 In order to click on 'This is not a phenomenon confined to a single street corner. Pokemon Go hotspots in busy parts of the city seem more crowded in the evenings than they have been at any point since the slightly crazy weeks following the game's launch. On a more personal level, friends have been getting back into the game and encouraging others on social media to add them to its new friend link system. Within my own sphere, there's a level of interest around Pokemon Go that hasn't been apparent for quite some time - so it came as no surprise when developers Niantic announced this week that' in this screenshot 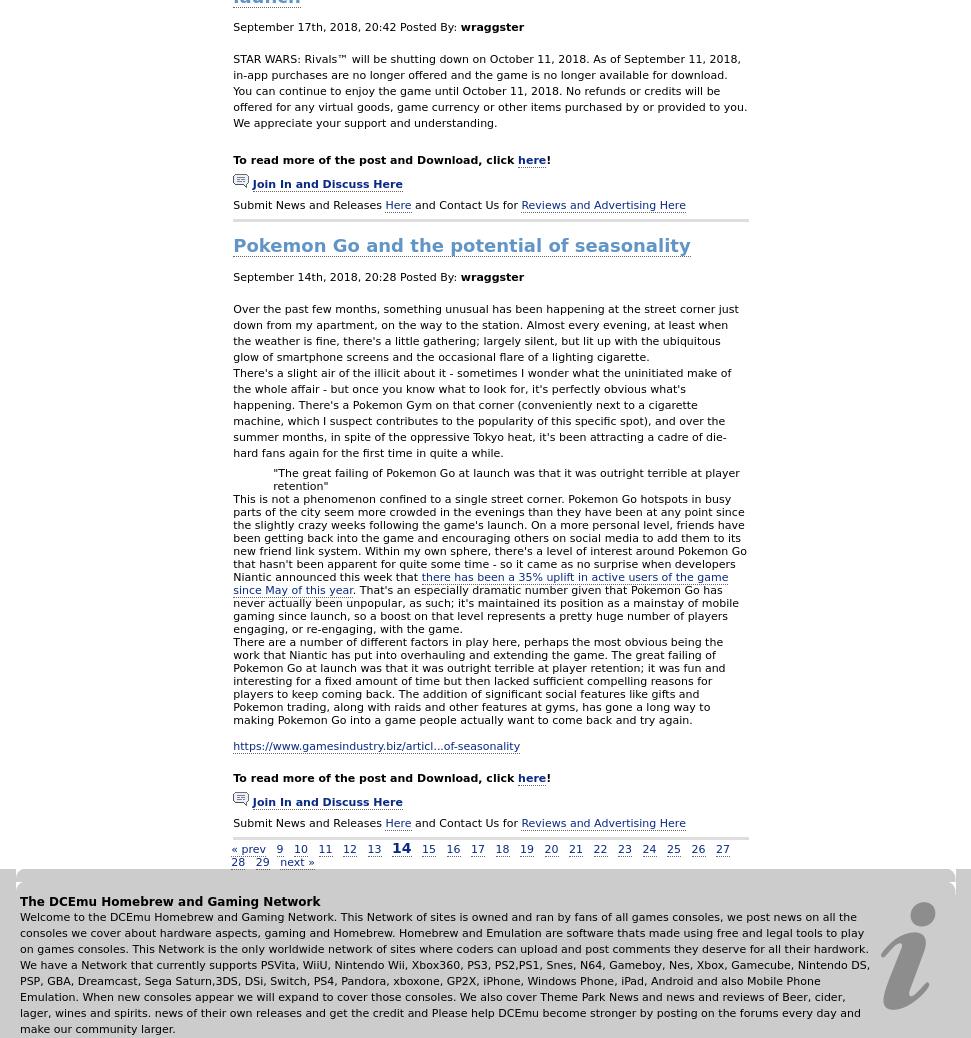, I will do `click(488, 536)`.